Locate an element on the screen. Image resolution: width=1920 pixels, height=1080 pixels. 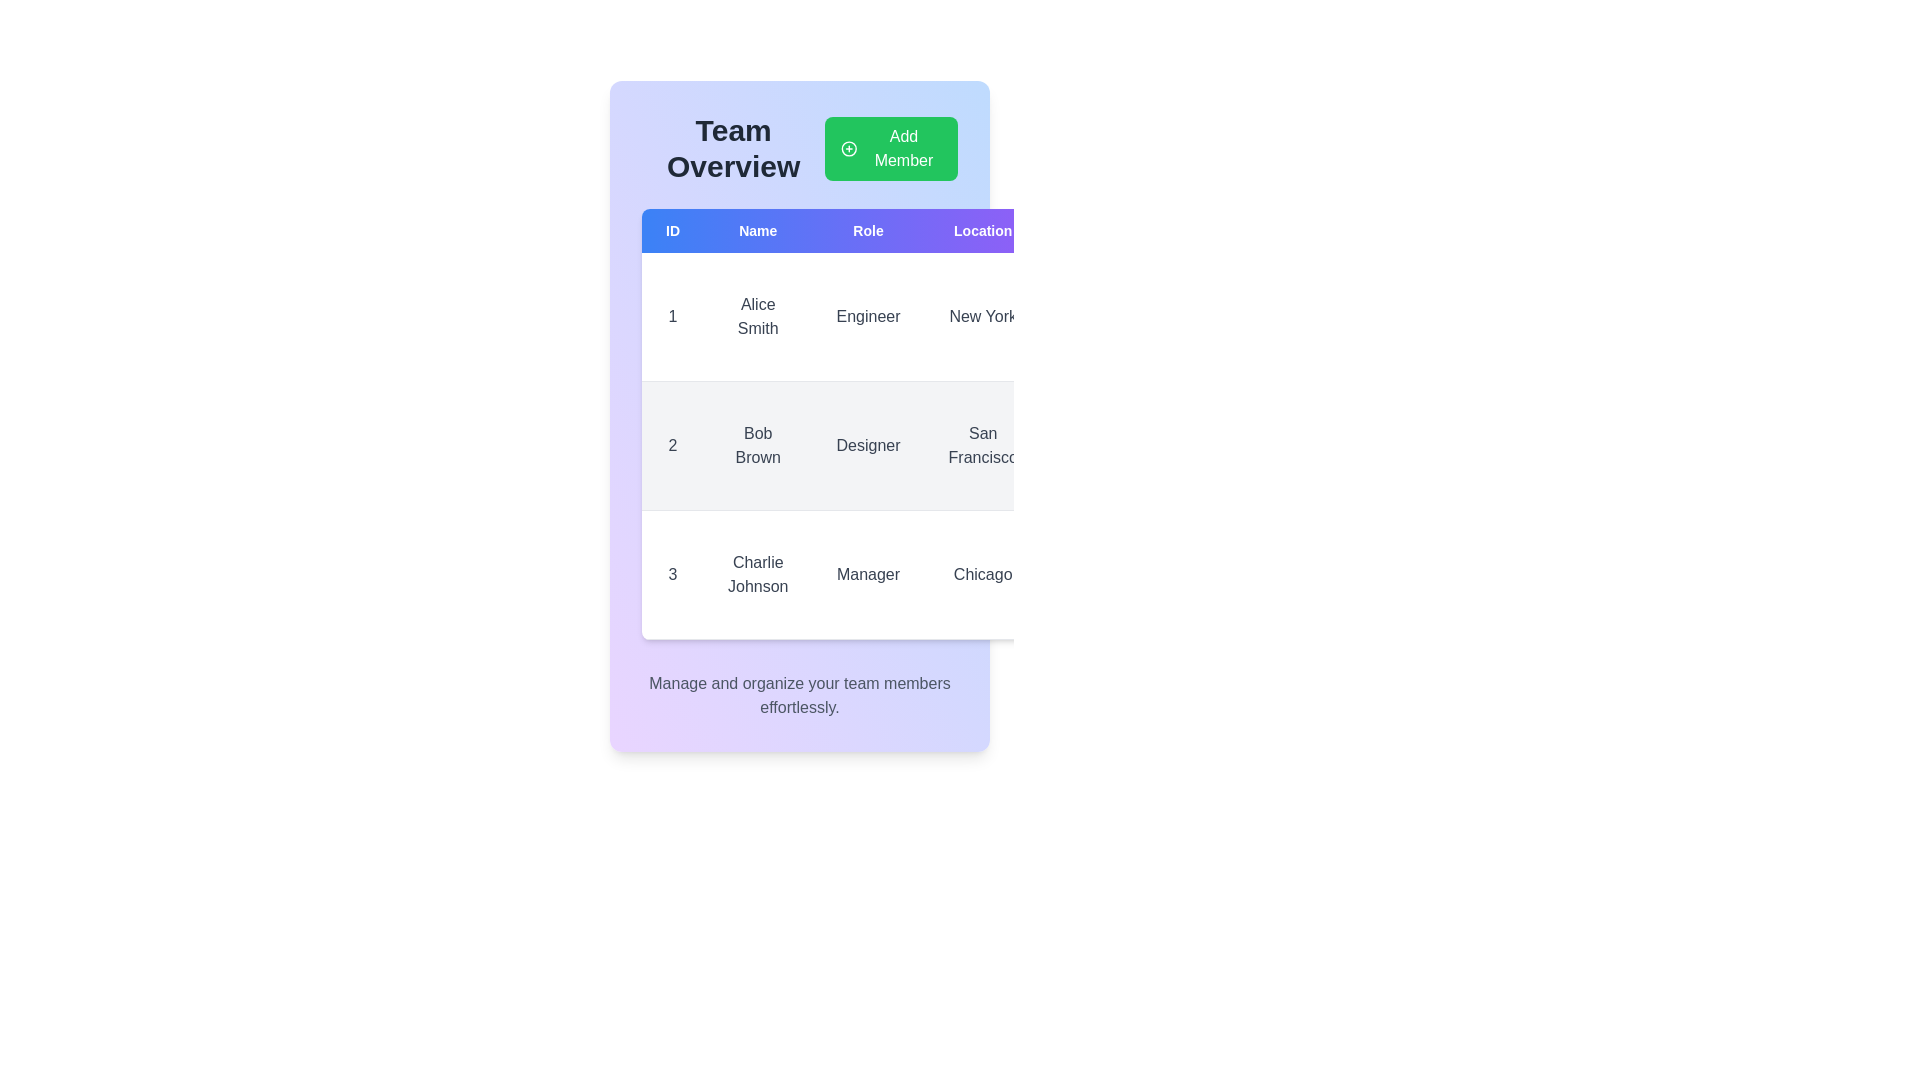
the static text field displaying the location for Alice Smith, located in the fourth column of the first row under the 'Location' header is located at coordinates (983, 316).